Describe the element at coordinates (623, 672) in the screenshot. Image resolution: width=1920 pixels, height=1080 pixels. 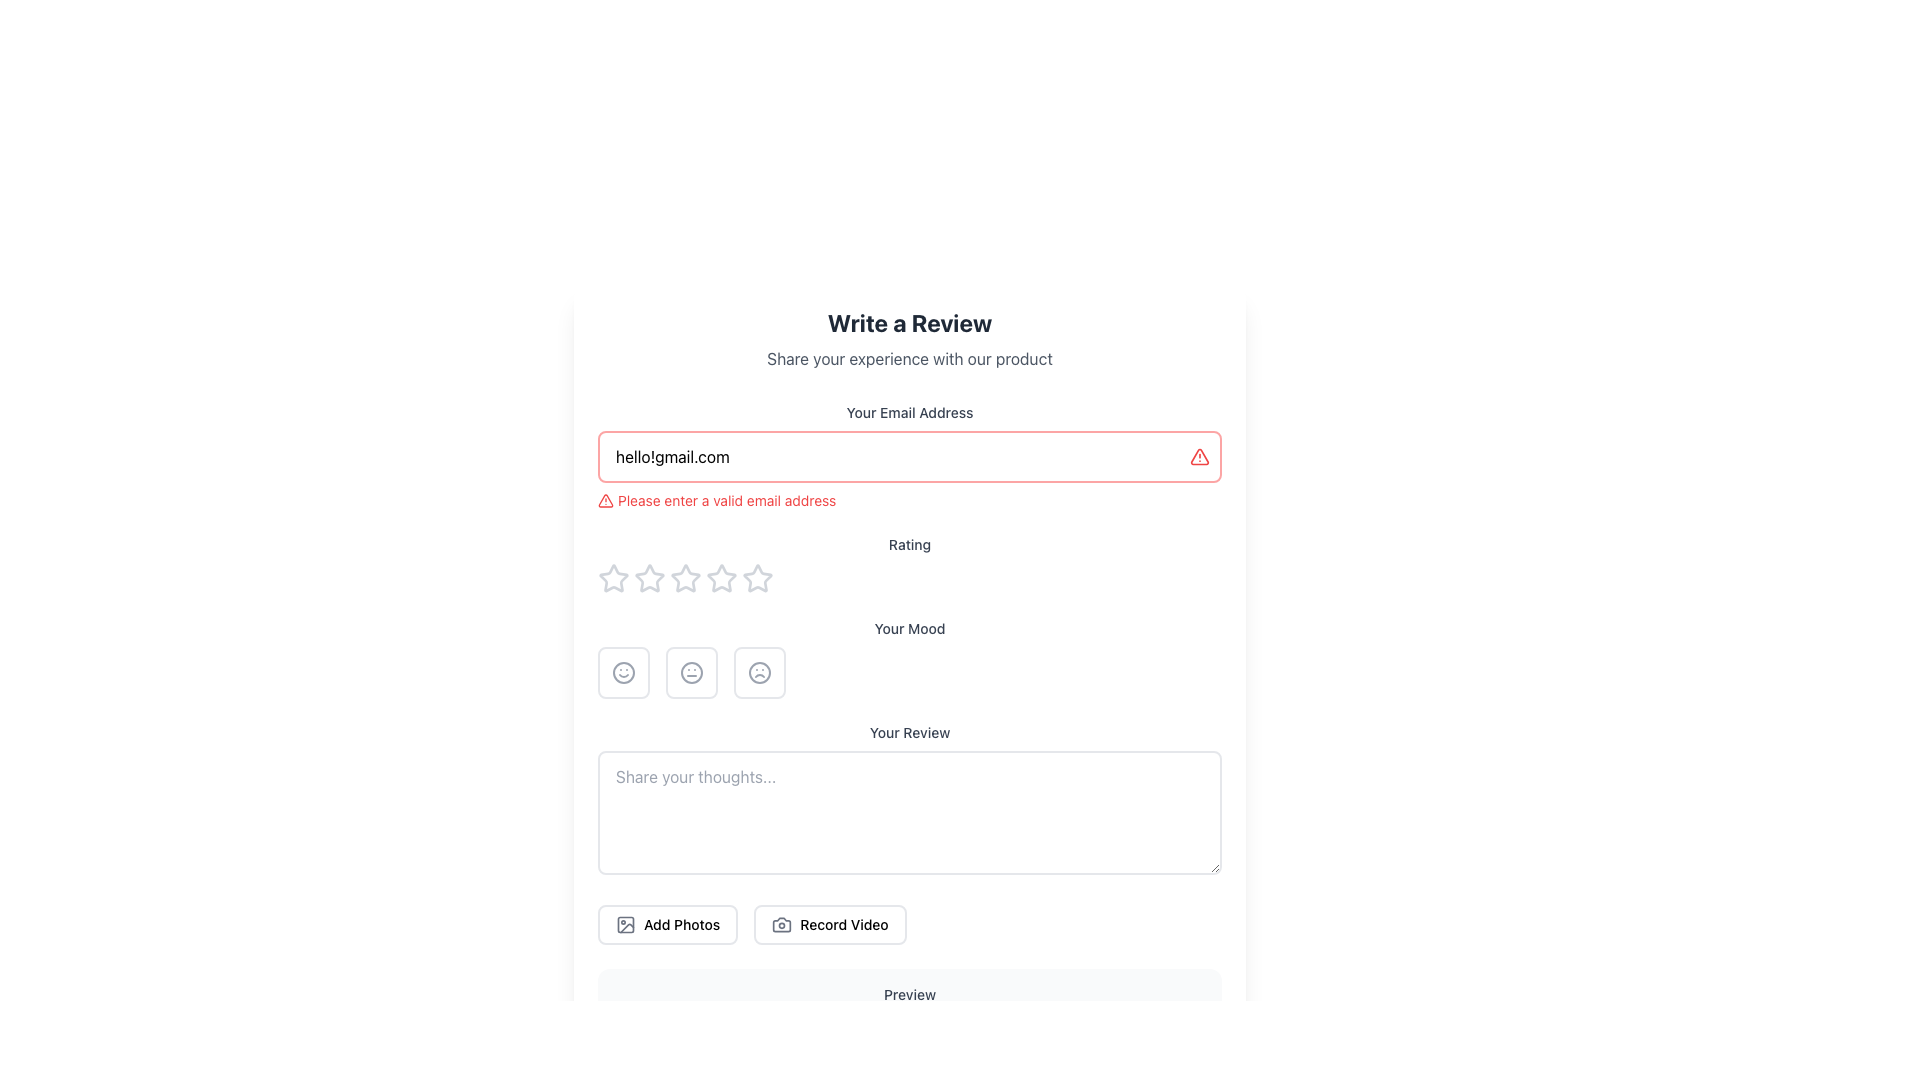
I see `the 'happy' mood button located in the 'Your Mood' section, which is the first of three mood selection buttons` at that location.